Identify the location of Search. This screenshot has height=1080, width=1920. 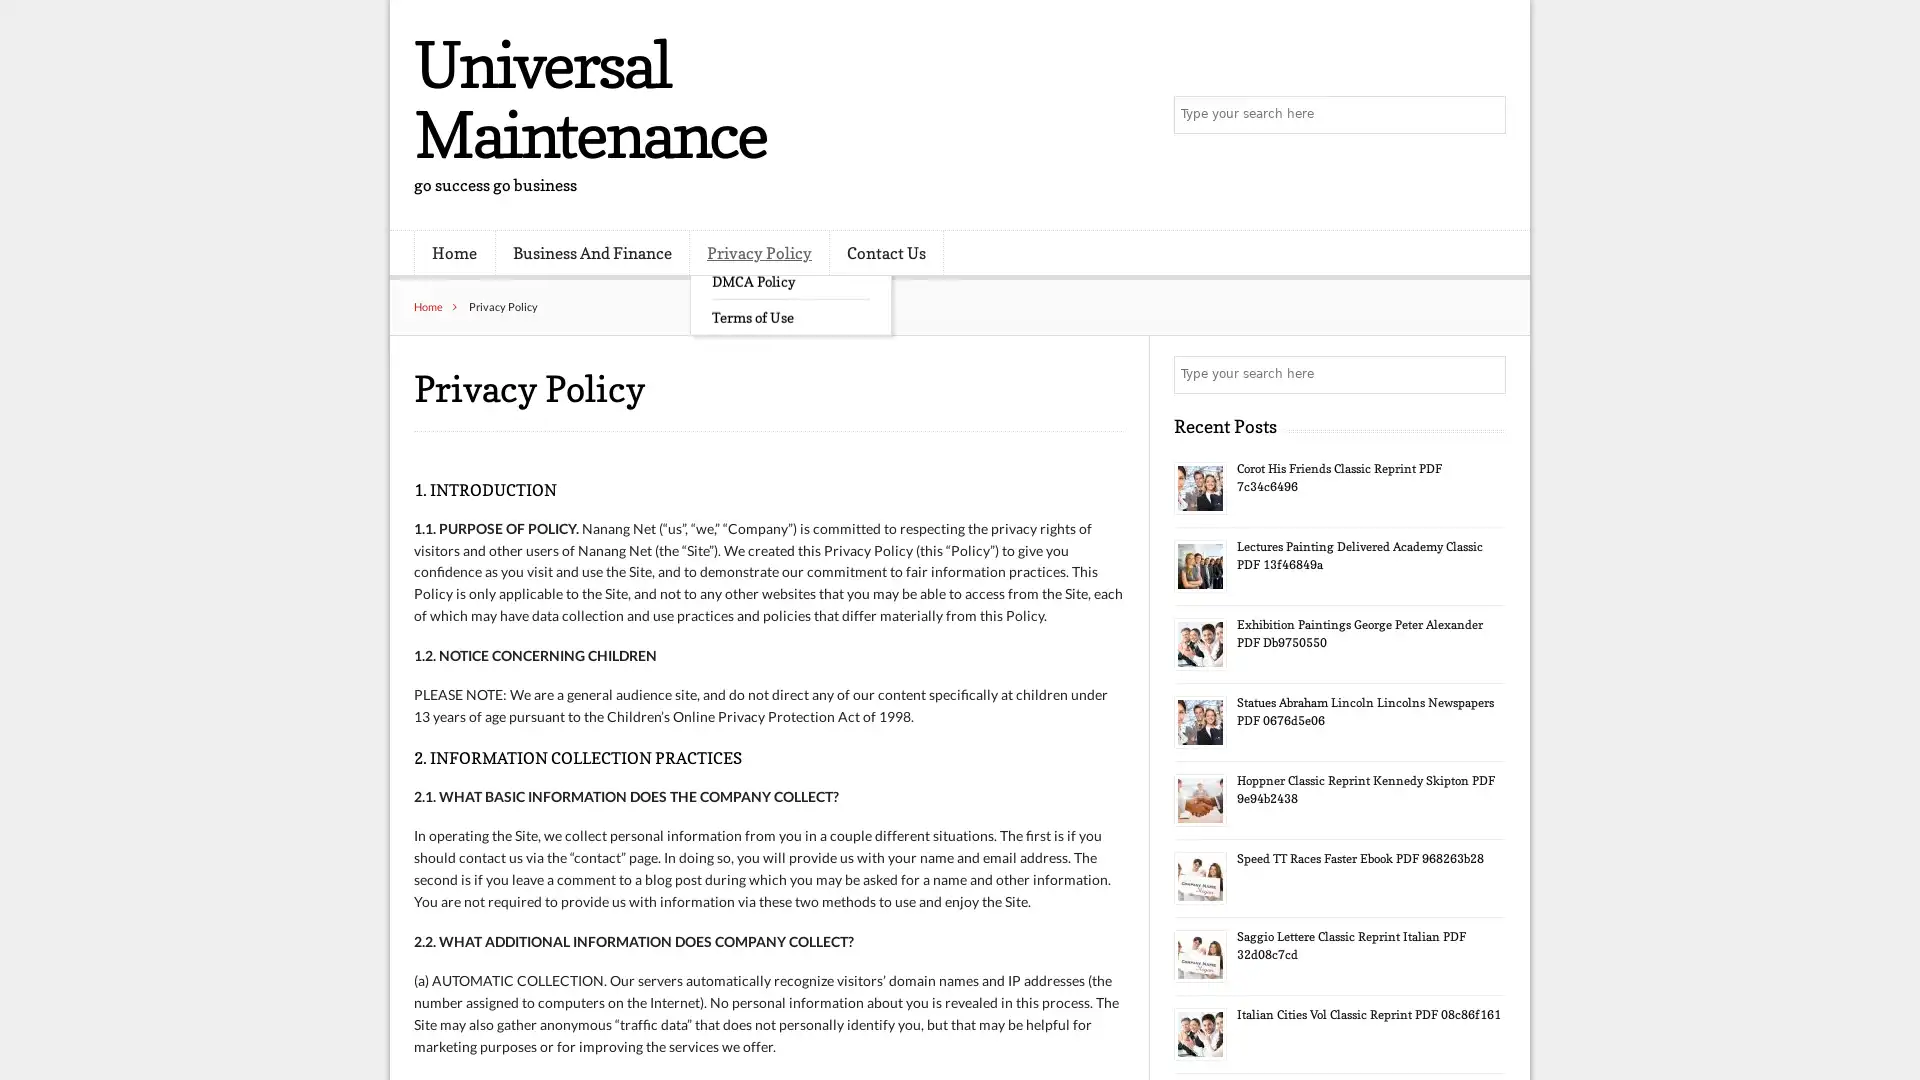
(1485, 115).